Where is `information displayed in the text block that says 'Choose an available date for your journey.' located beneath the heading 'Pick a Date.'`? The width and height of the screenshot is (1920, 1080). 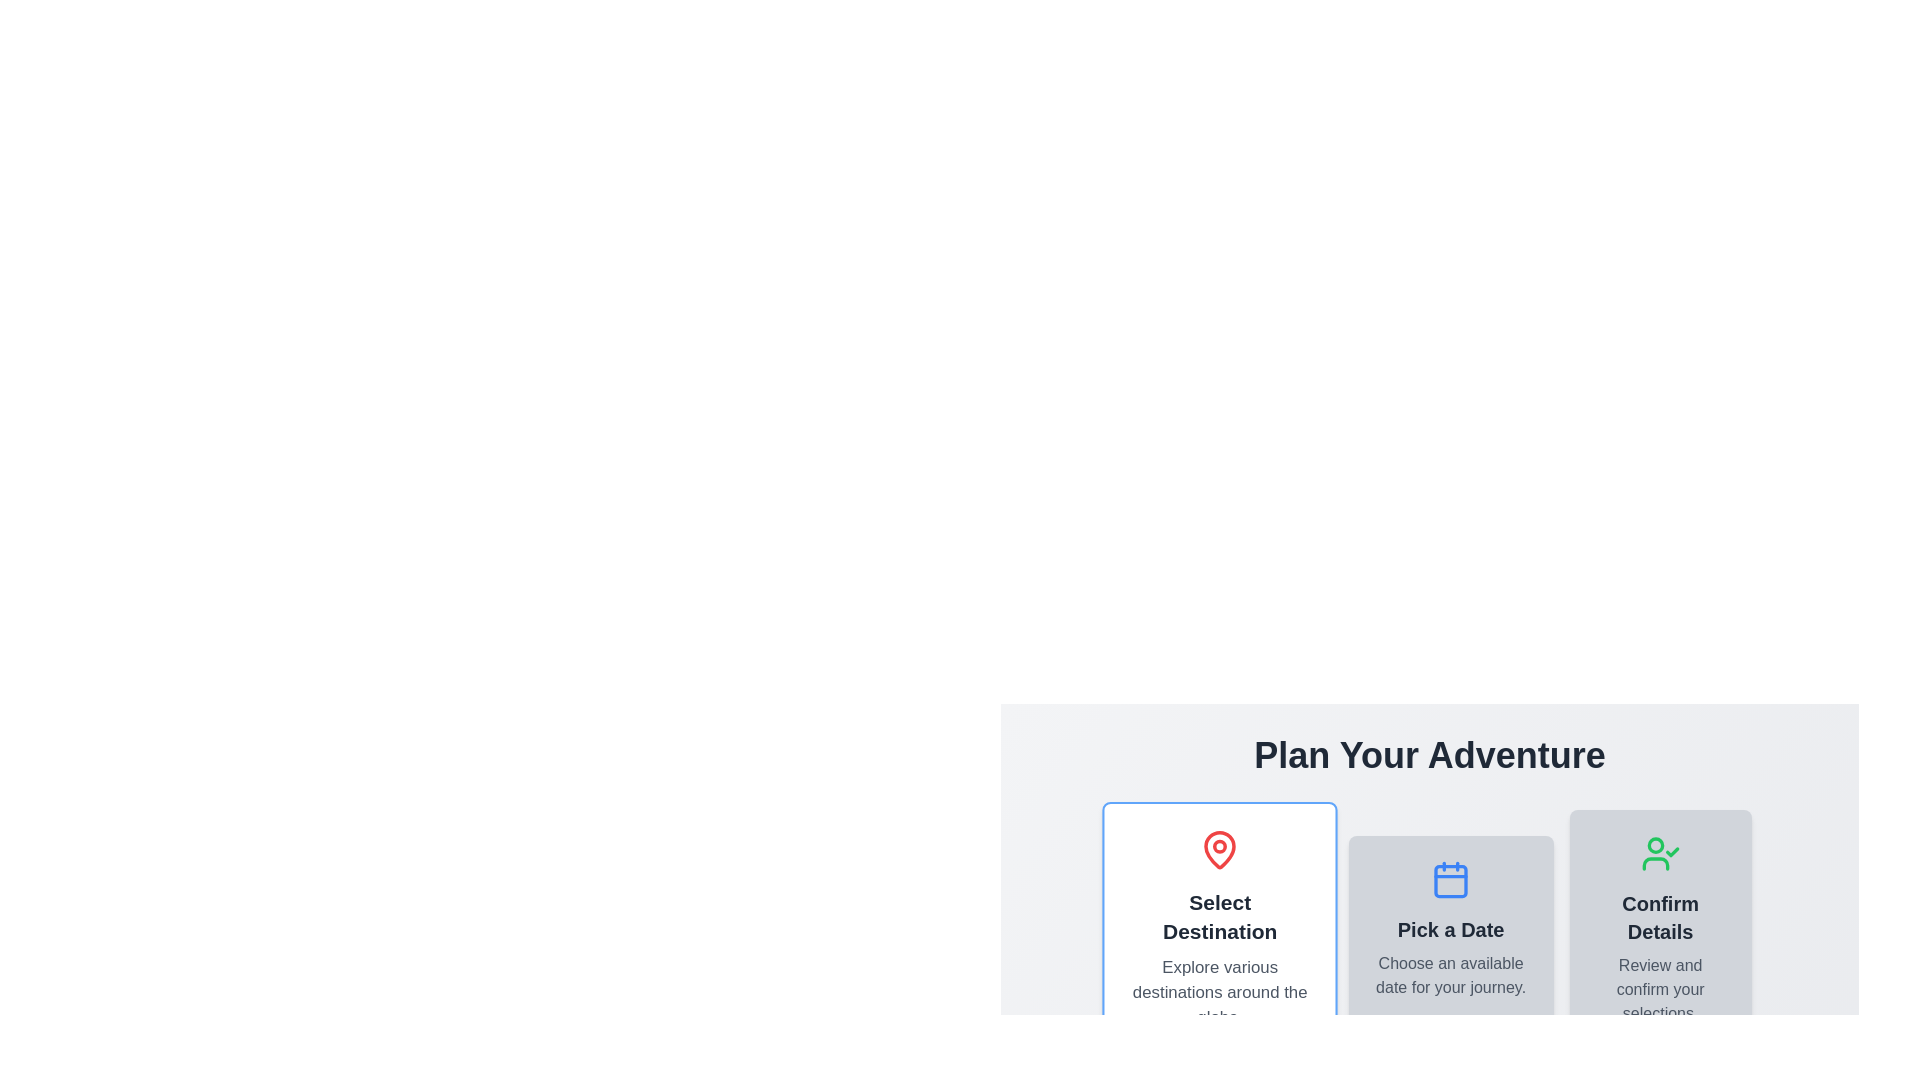 information displayed in the text block that says 'Choose an available date for your journey.' located beneath the heading 'Pick a Date.' is located at coordinates (1451, 974).